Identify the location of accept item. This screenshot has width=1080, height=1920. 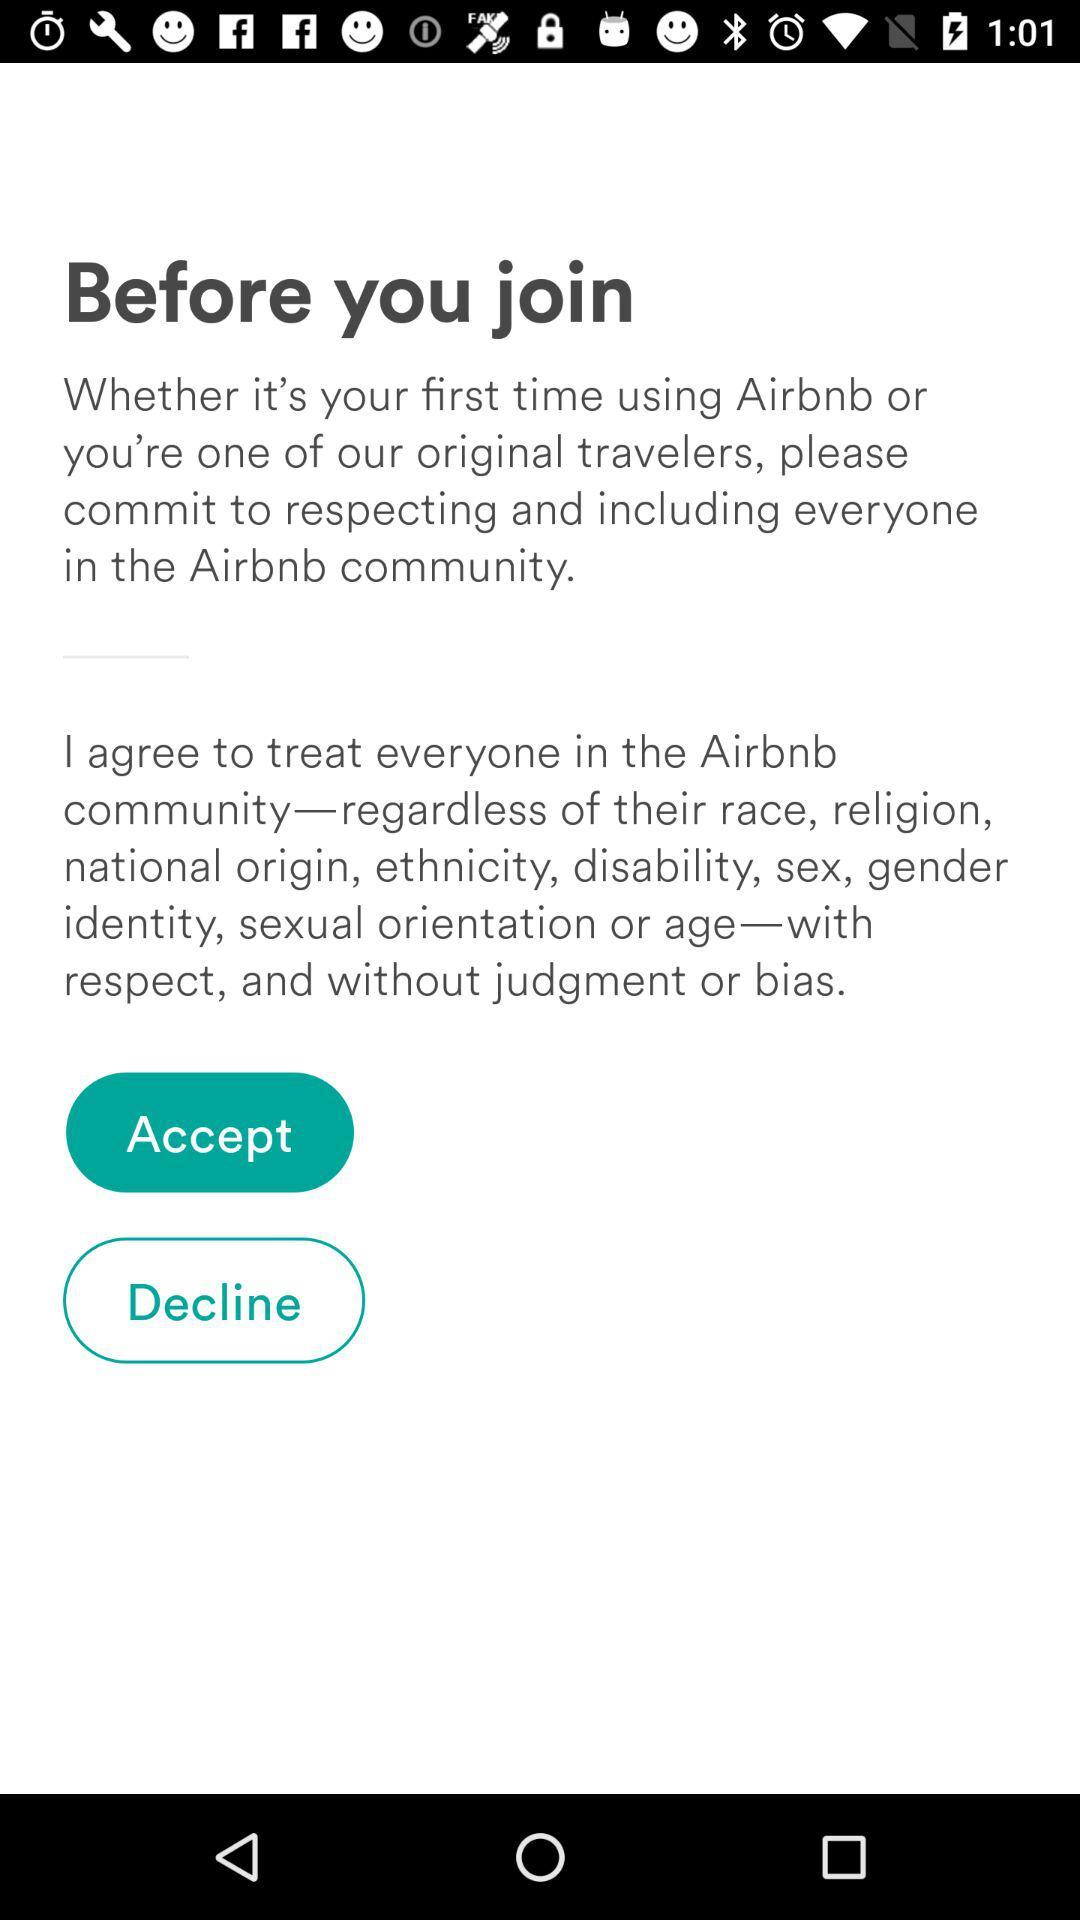
(209, 1132).